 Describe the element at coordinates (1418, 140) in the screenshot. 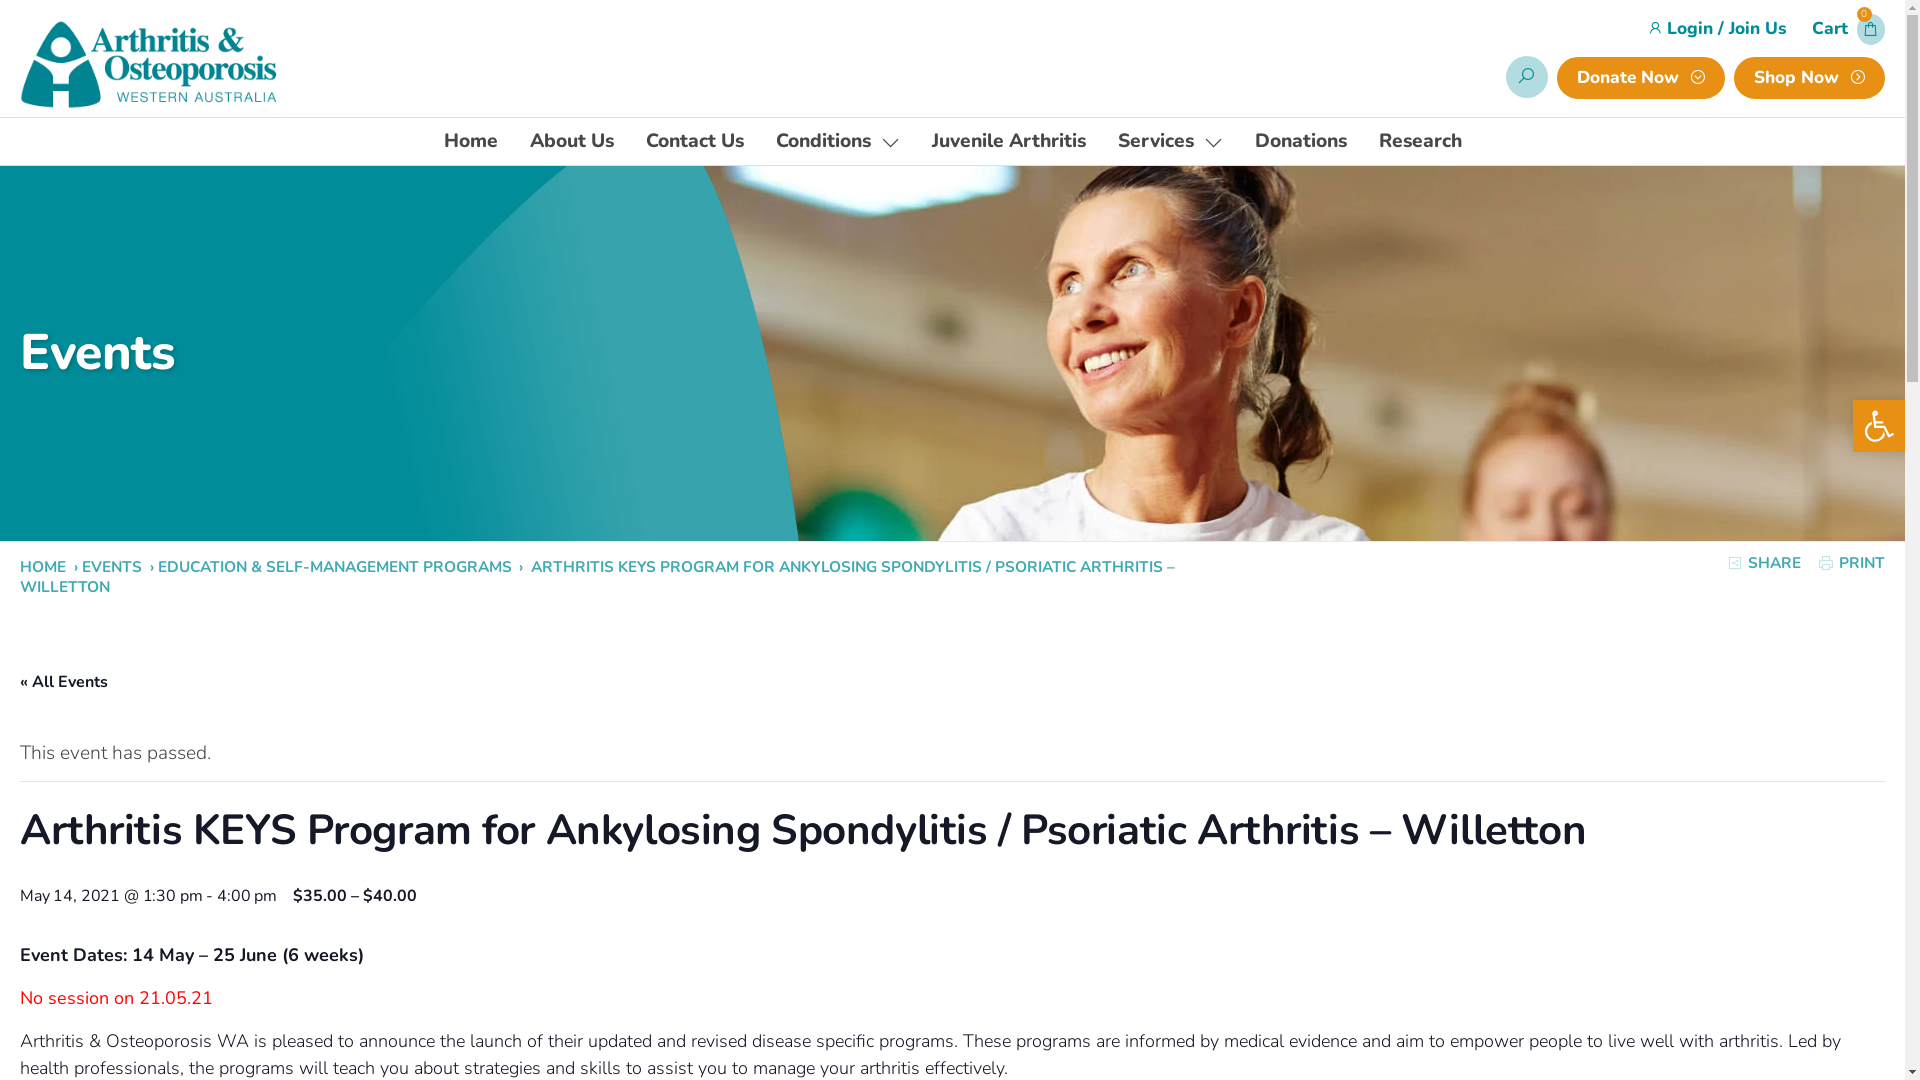

I see `'Research'` at that location.